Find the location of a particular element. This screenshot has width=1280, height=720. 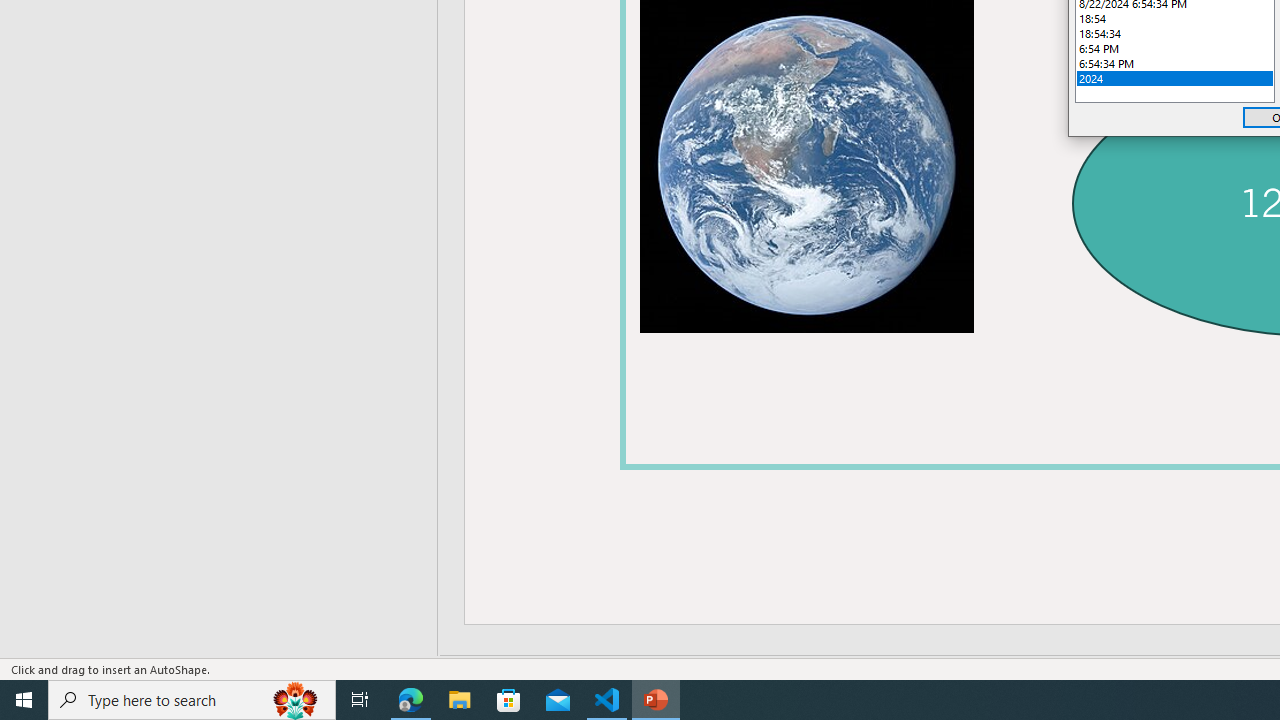

'Microsoft Store' is located at coordinates (509, 698).